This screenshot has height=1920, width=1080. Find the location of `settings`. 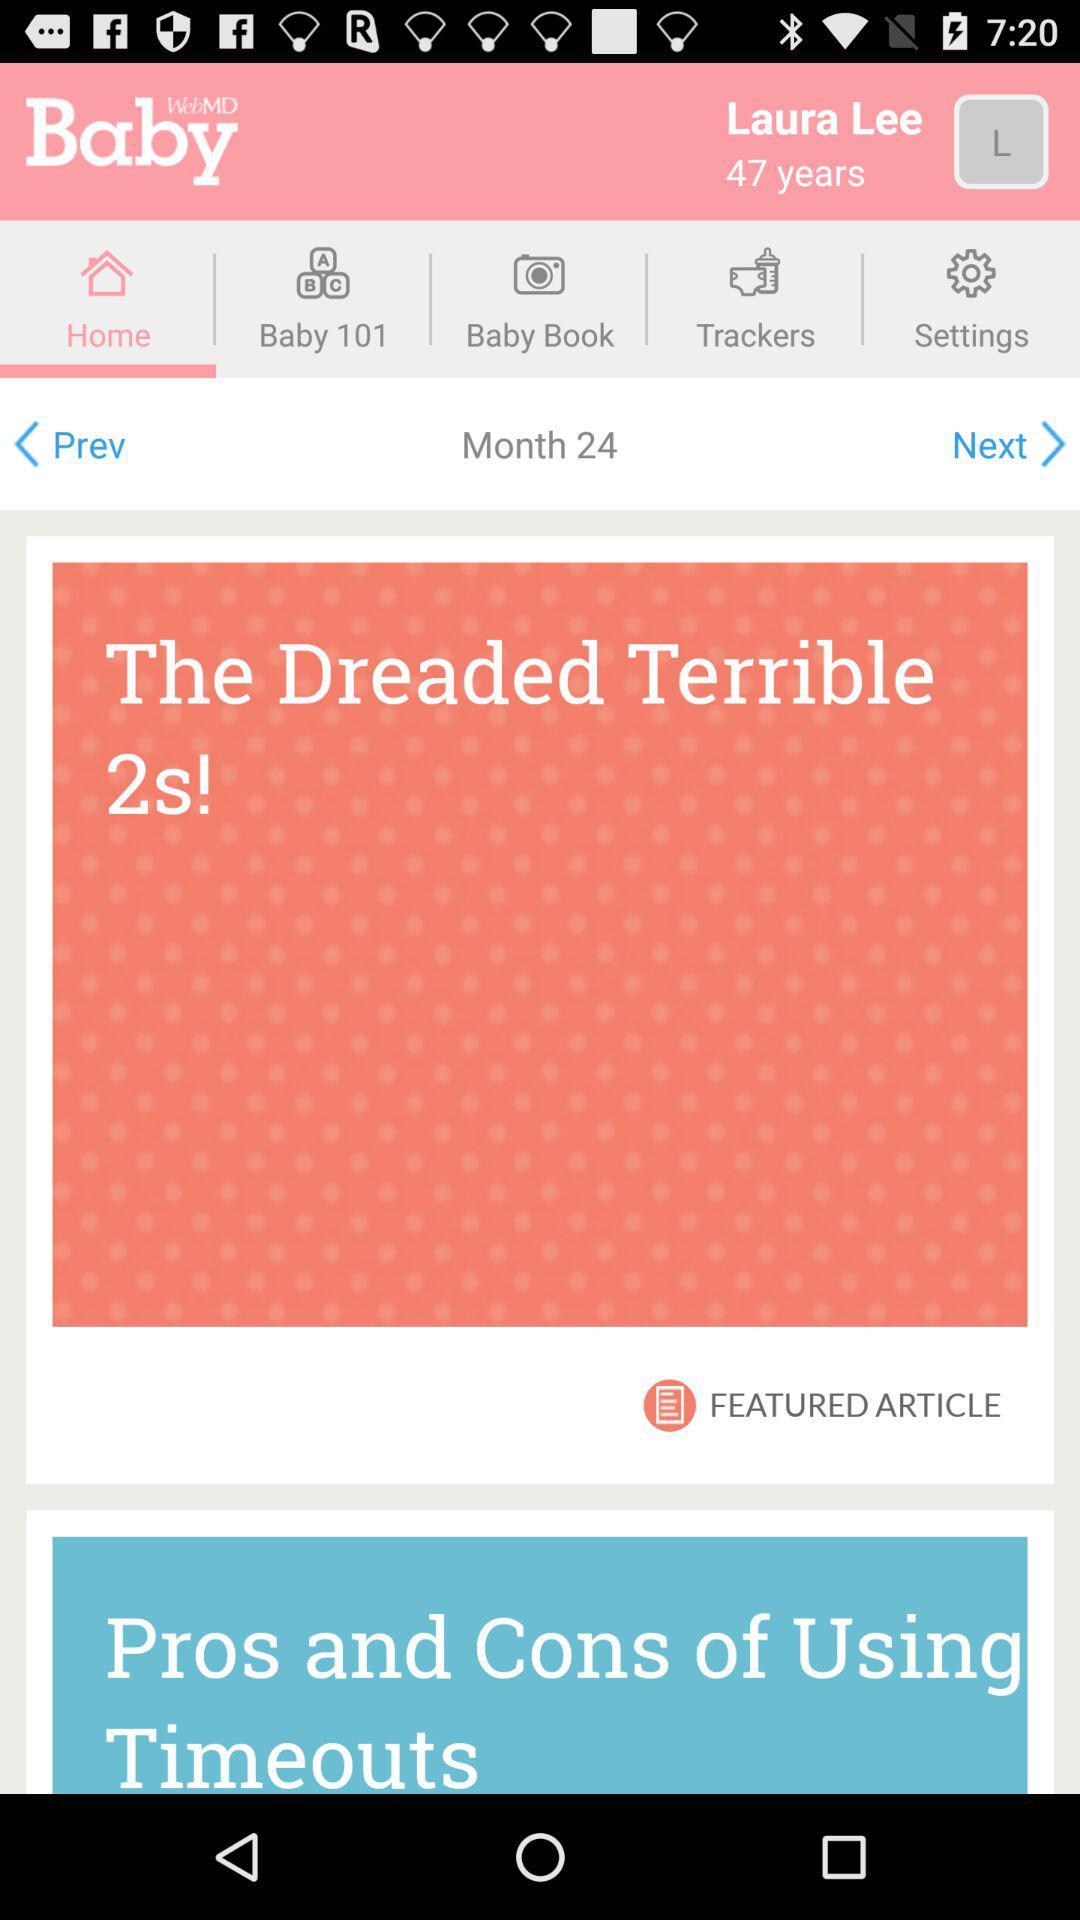

settings is located at coordinates (971, 298).